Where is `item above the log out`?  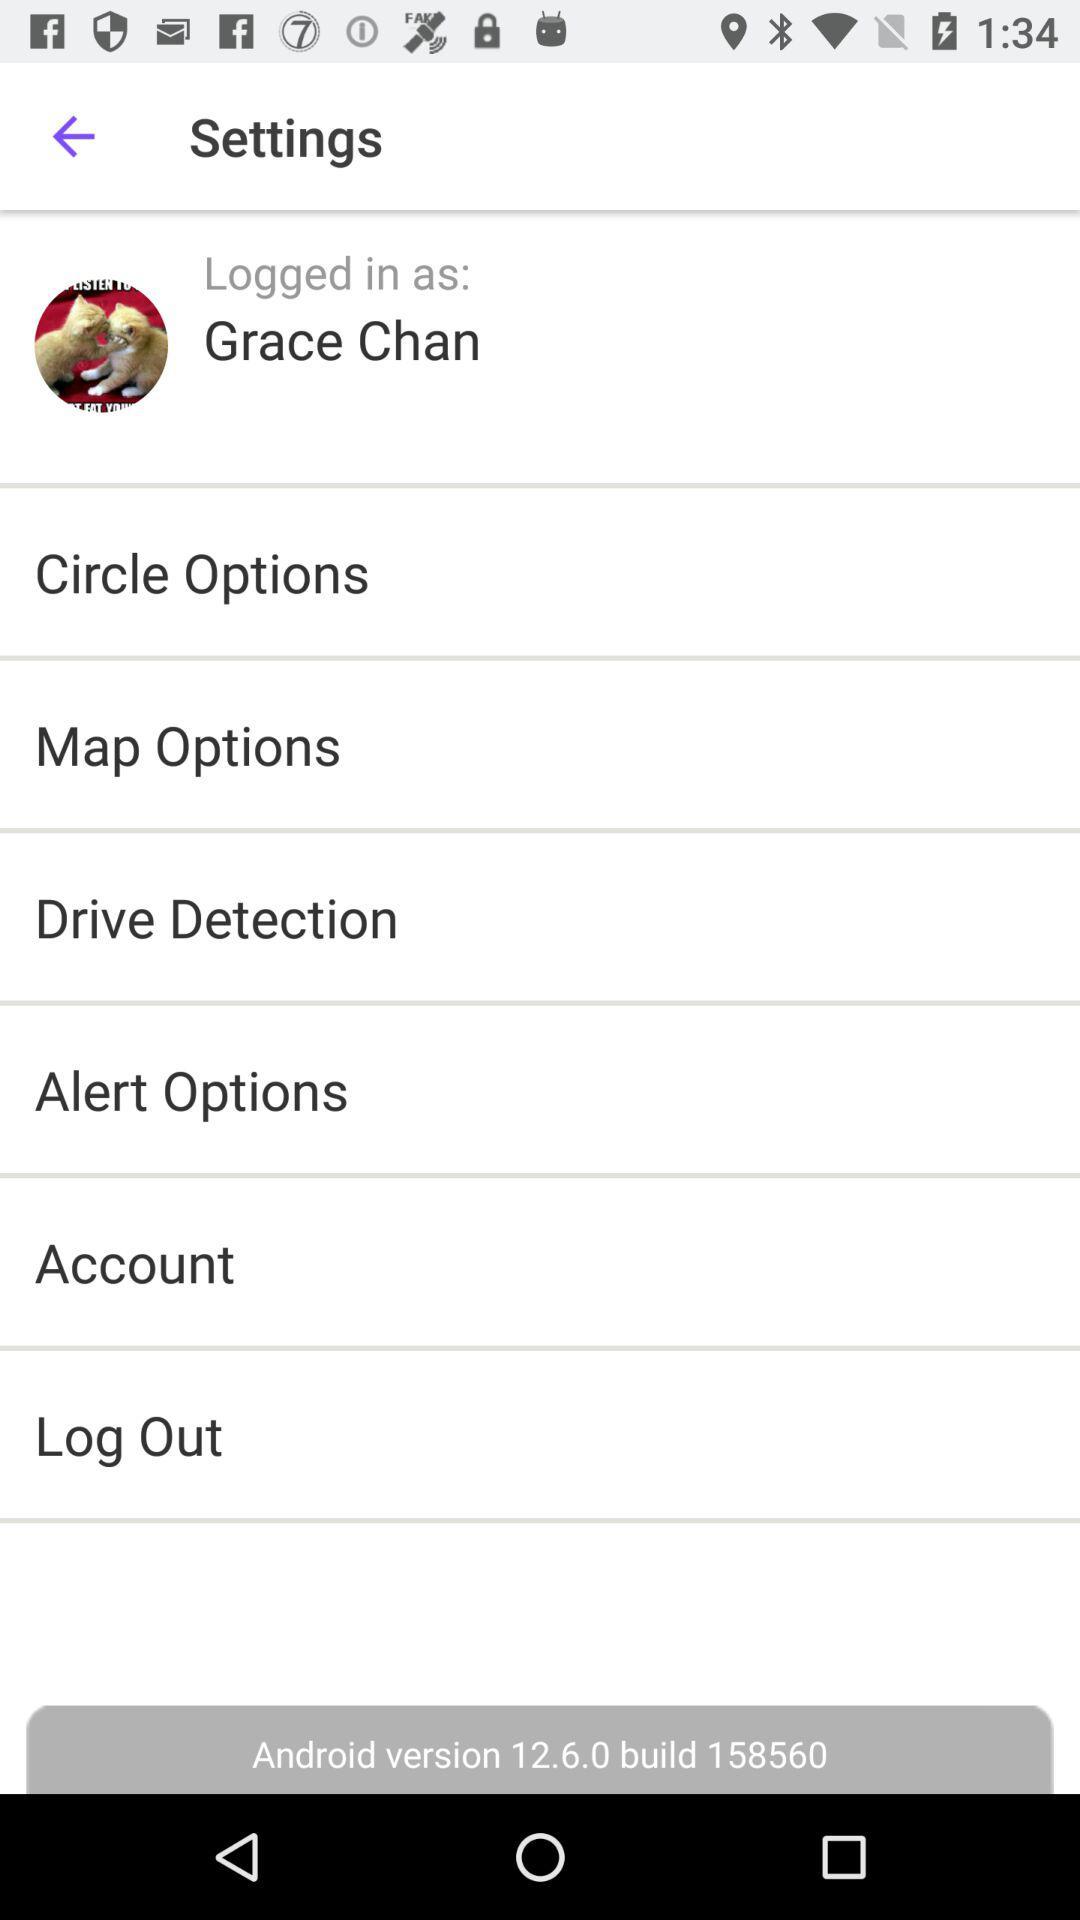
item above the log out is located at coordinates (135, 1260).